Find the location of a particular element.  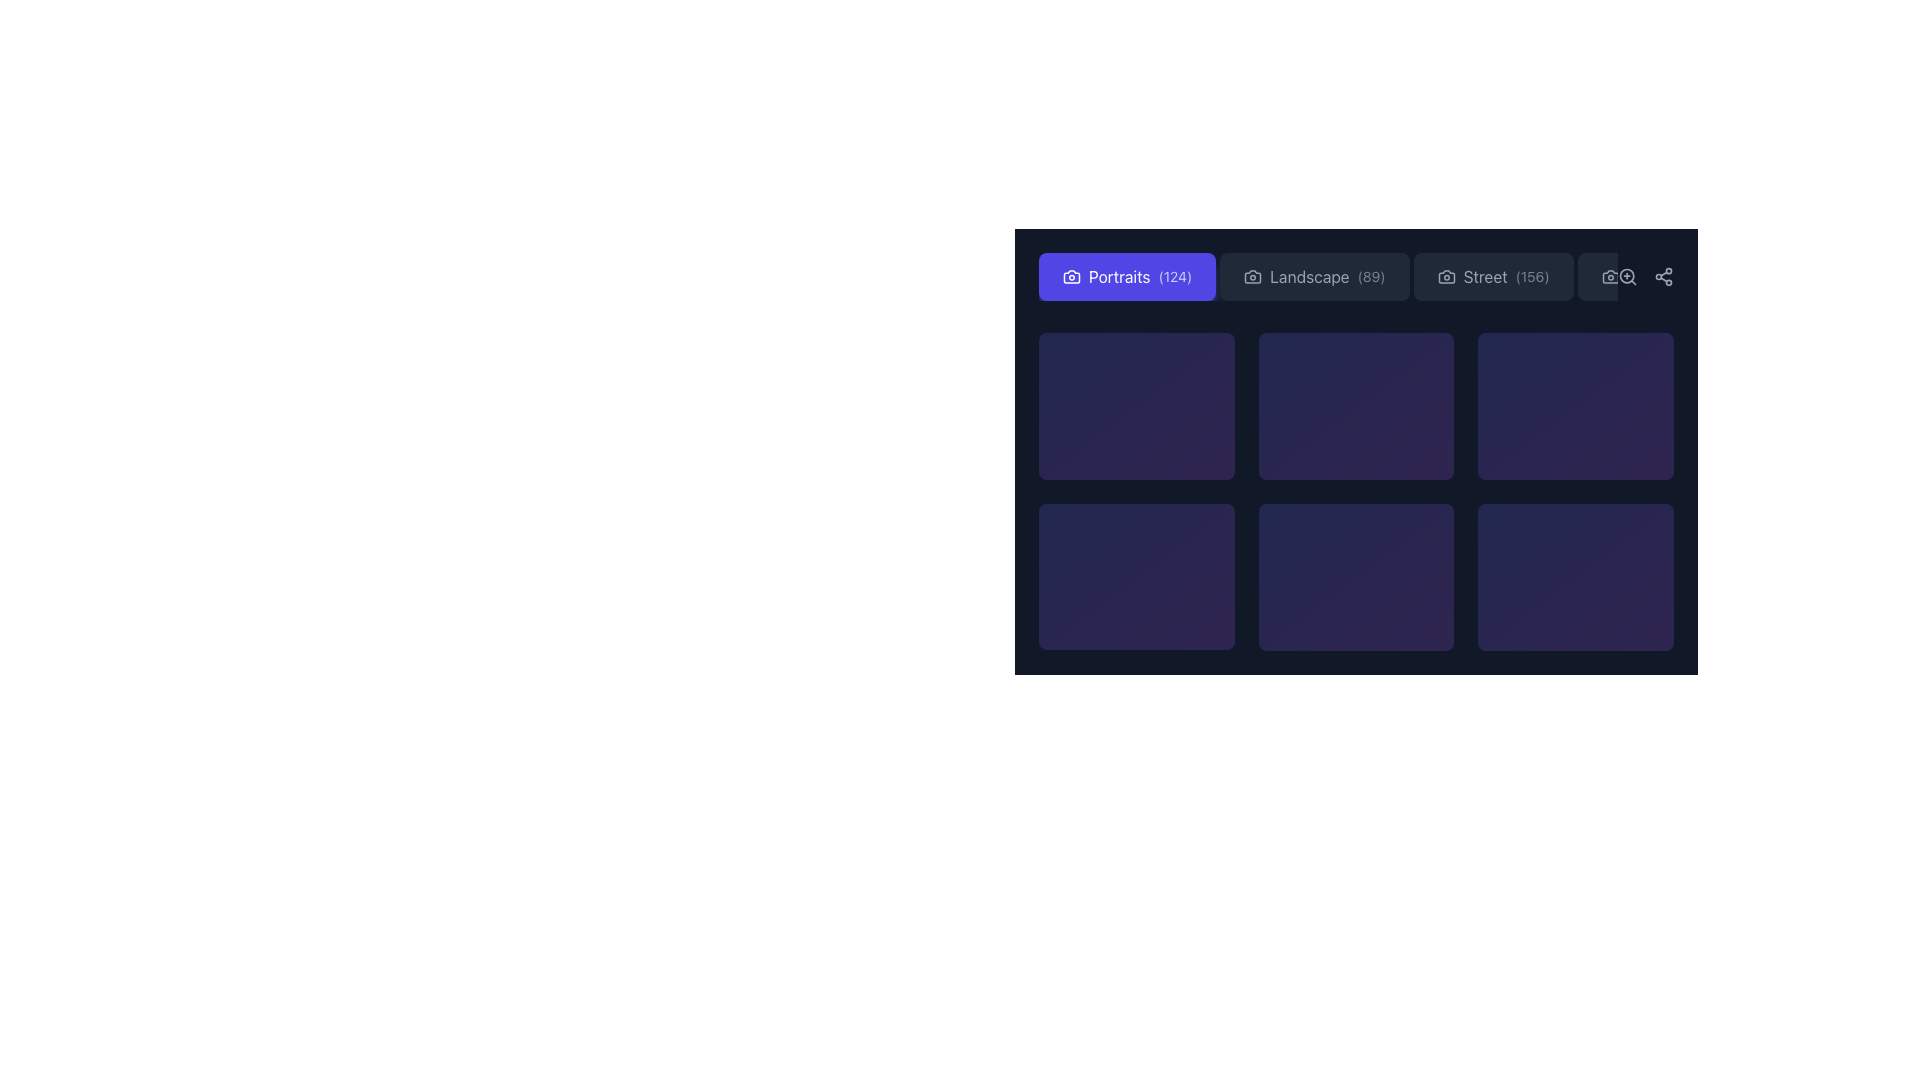

the text label representing the count of items in the 'Street' category, which displays '(156)' and is located to the immediate right of the text 'Street' in the navigation menu is located at coordinates (1531, 277).